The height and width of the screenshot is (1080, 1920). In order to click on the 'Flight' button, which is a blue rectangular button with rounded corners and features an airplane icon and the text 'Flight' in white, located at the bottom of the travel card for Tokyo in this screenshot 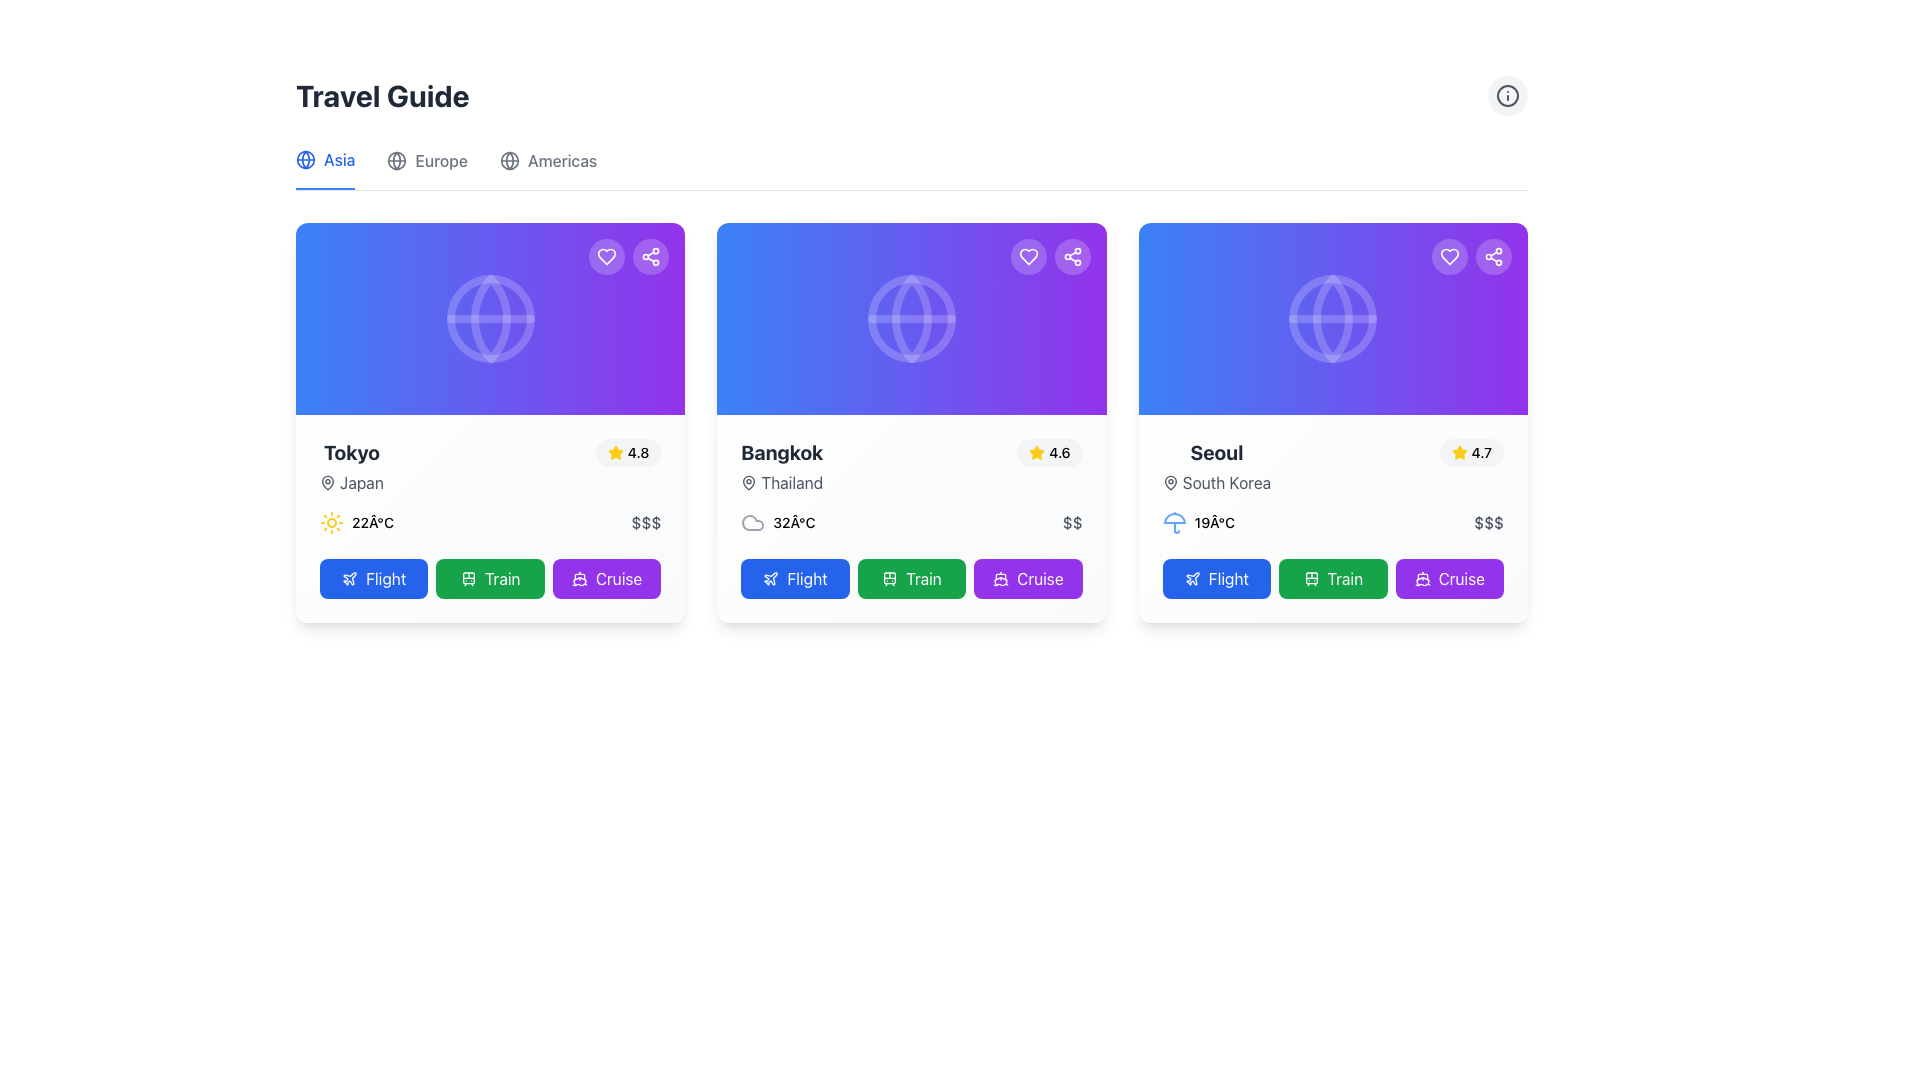, I will do `click(374, 578)`.